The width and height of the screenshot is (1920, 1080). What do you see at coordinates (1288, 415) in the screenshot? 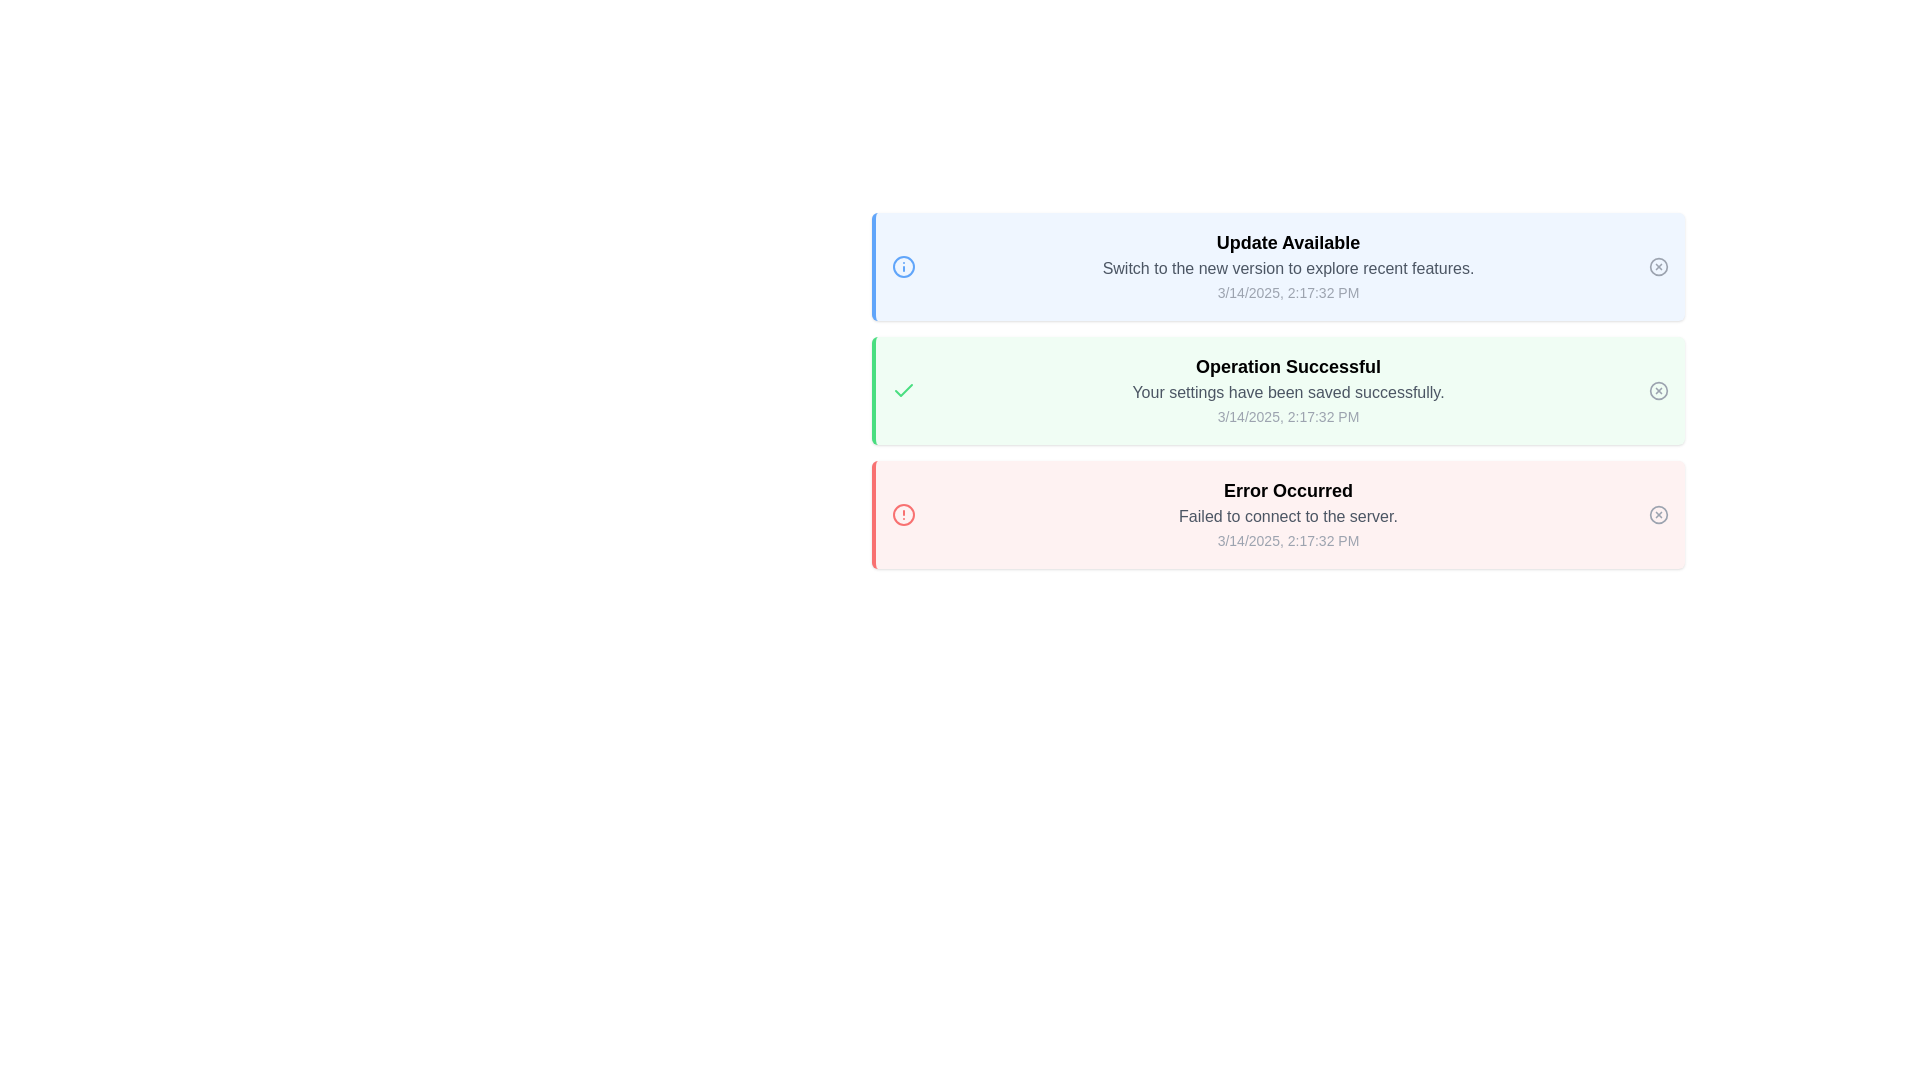
I see `the timestamp text label displaying '3/14/2025, 2:17:32 PM', which is located below the green heading 'Operation Successful'` at bounding box center [1288, 415].